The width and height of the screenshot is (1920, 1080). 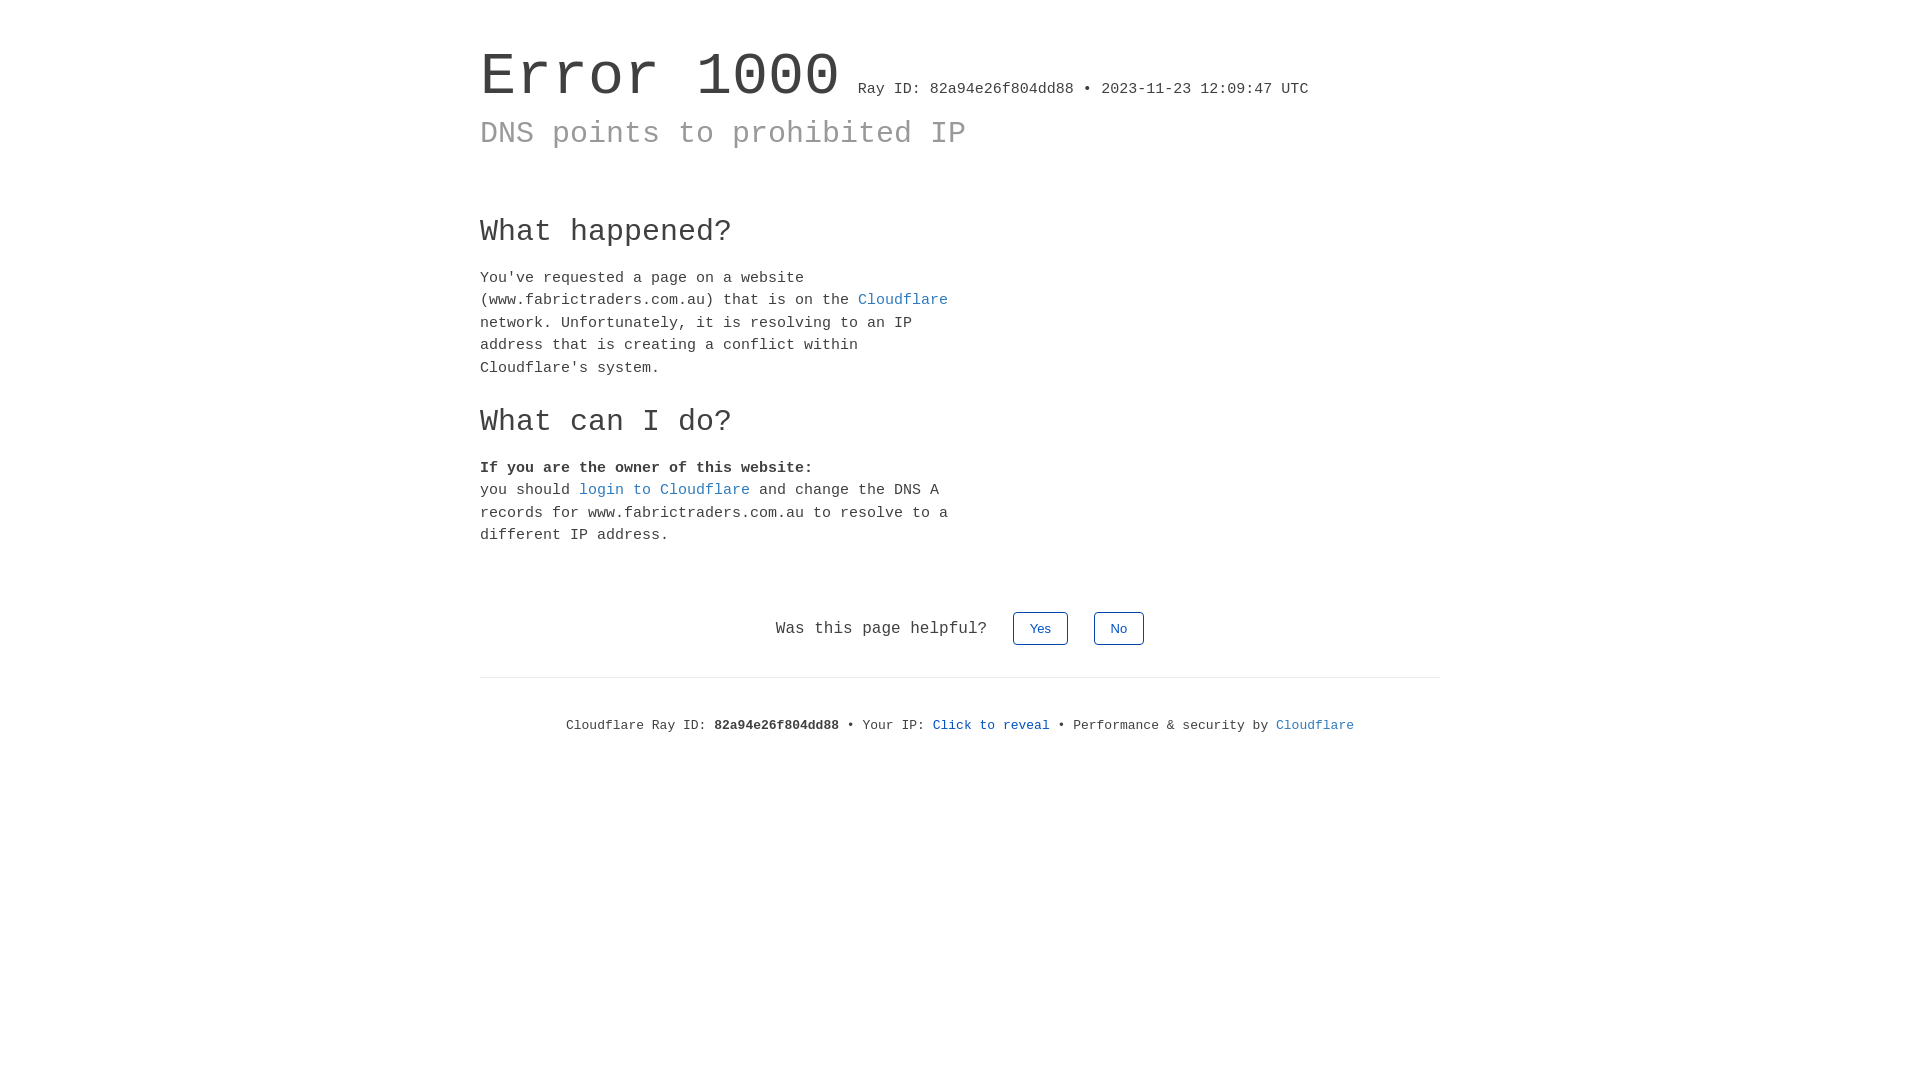 I want to click on 'No', so click(x=1118, y=627).